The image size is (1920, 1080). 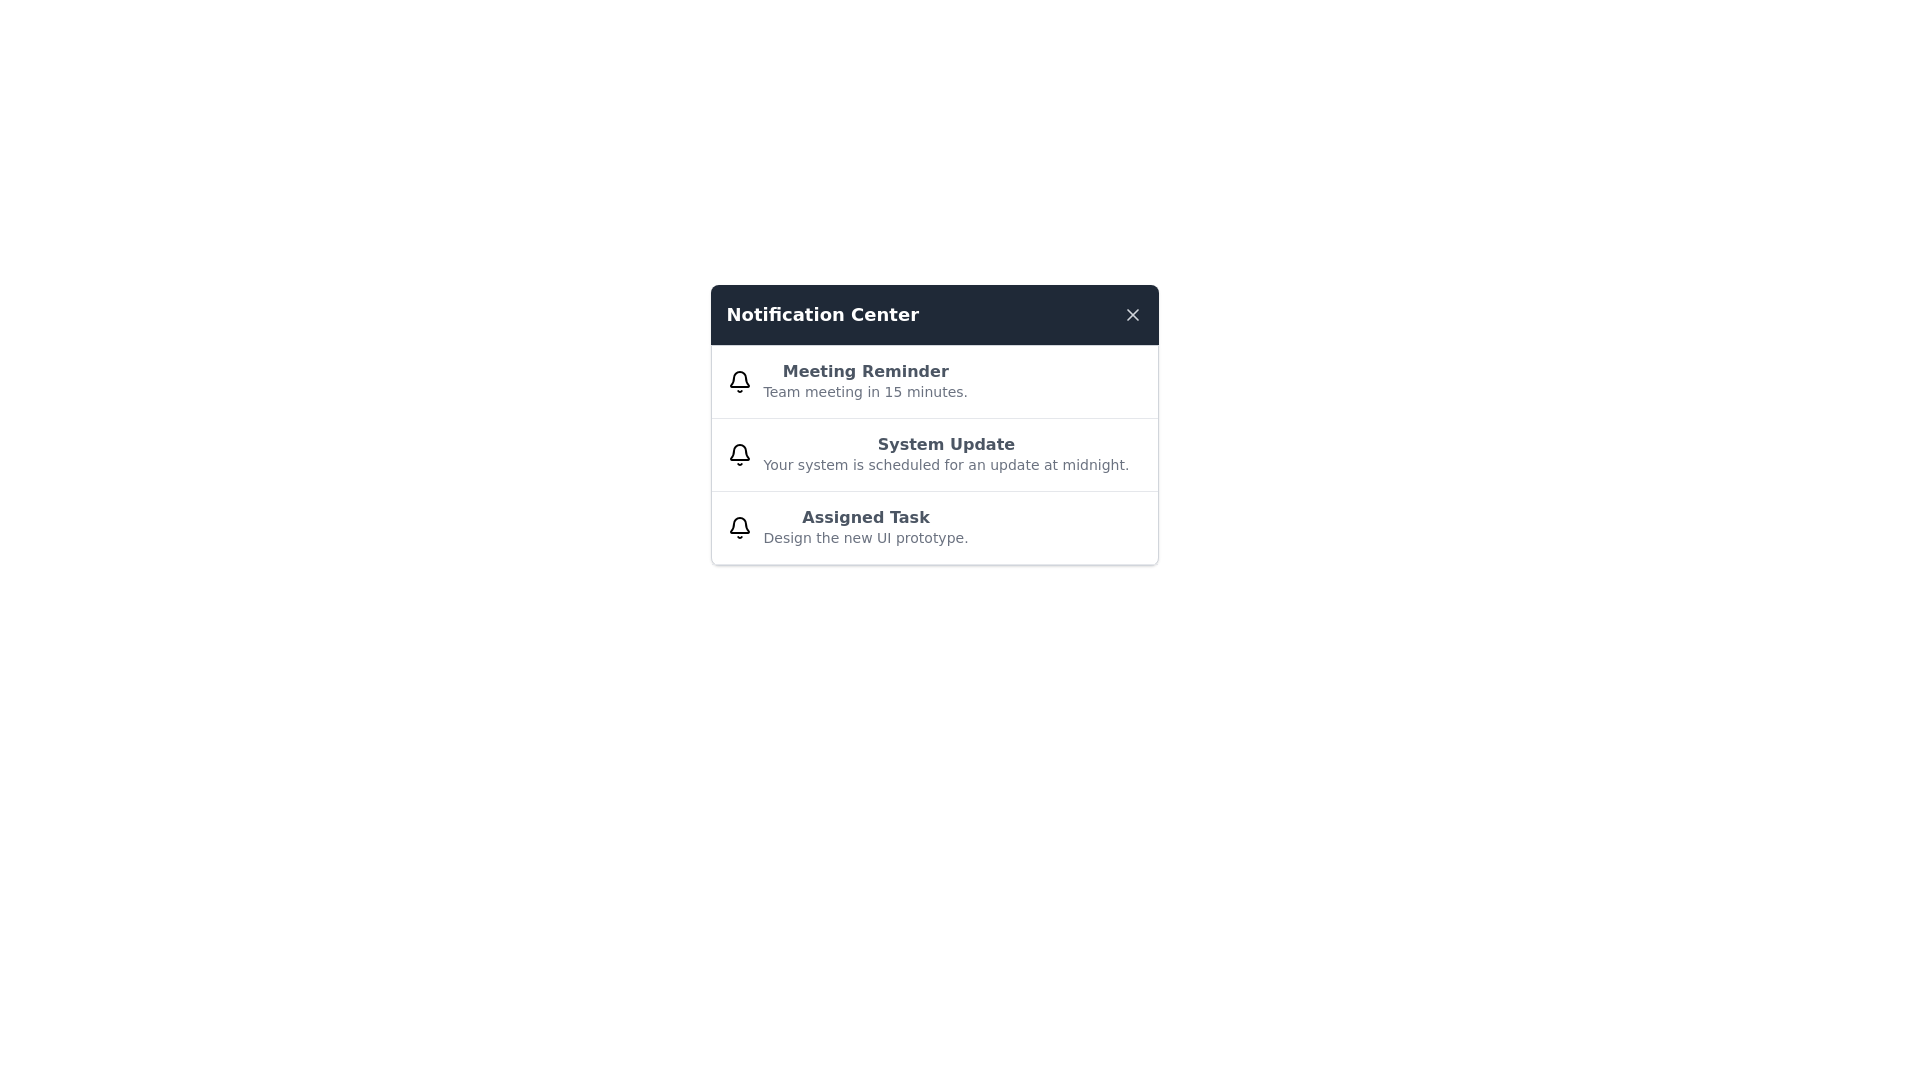 What do you see at coordinates (1132, 315) in the screenshot?
I see `the small interactive 'X' icon button in the top-right corner of the 'Notification Center' header` at bounding box center [1132, 315].